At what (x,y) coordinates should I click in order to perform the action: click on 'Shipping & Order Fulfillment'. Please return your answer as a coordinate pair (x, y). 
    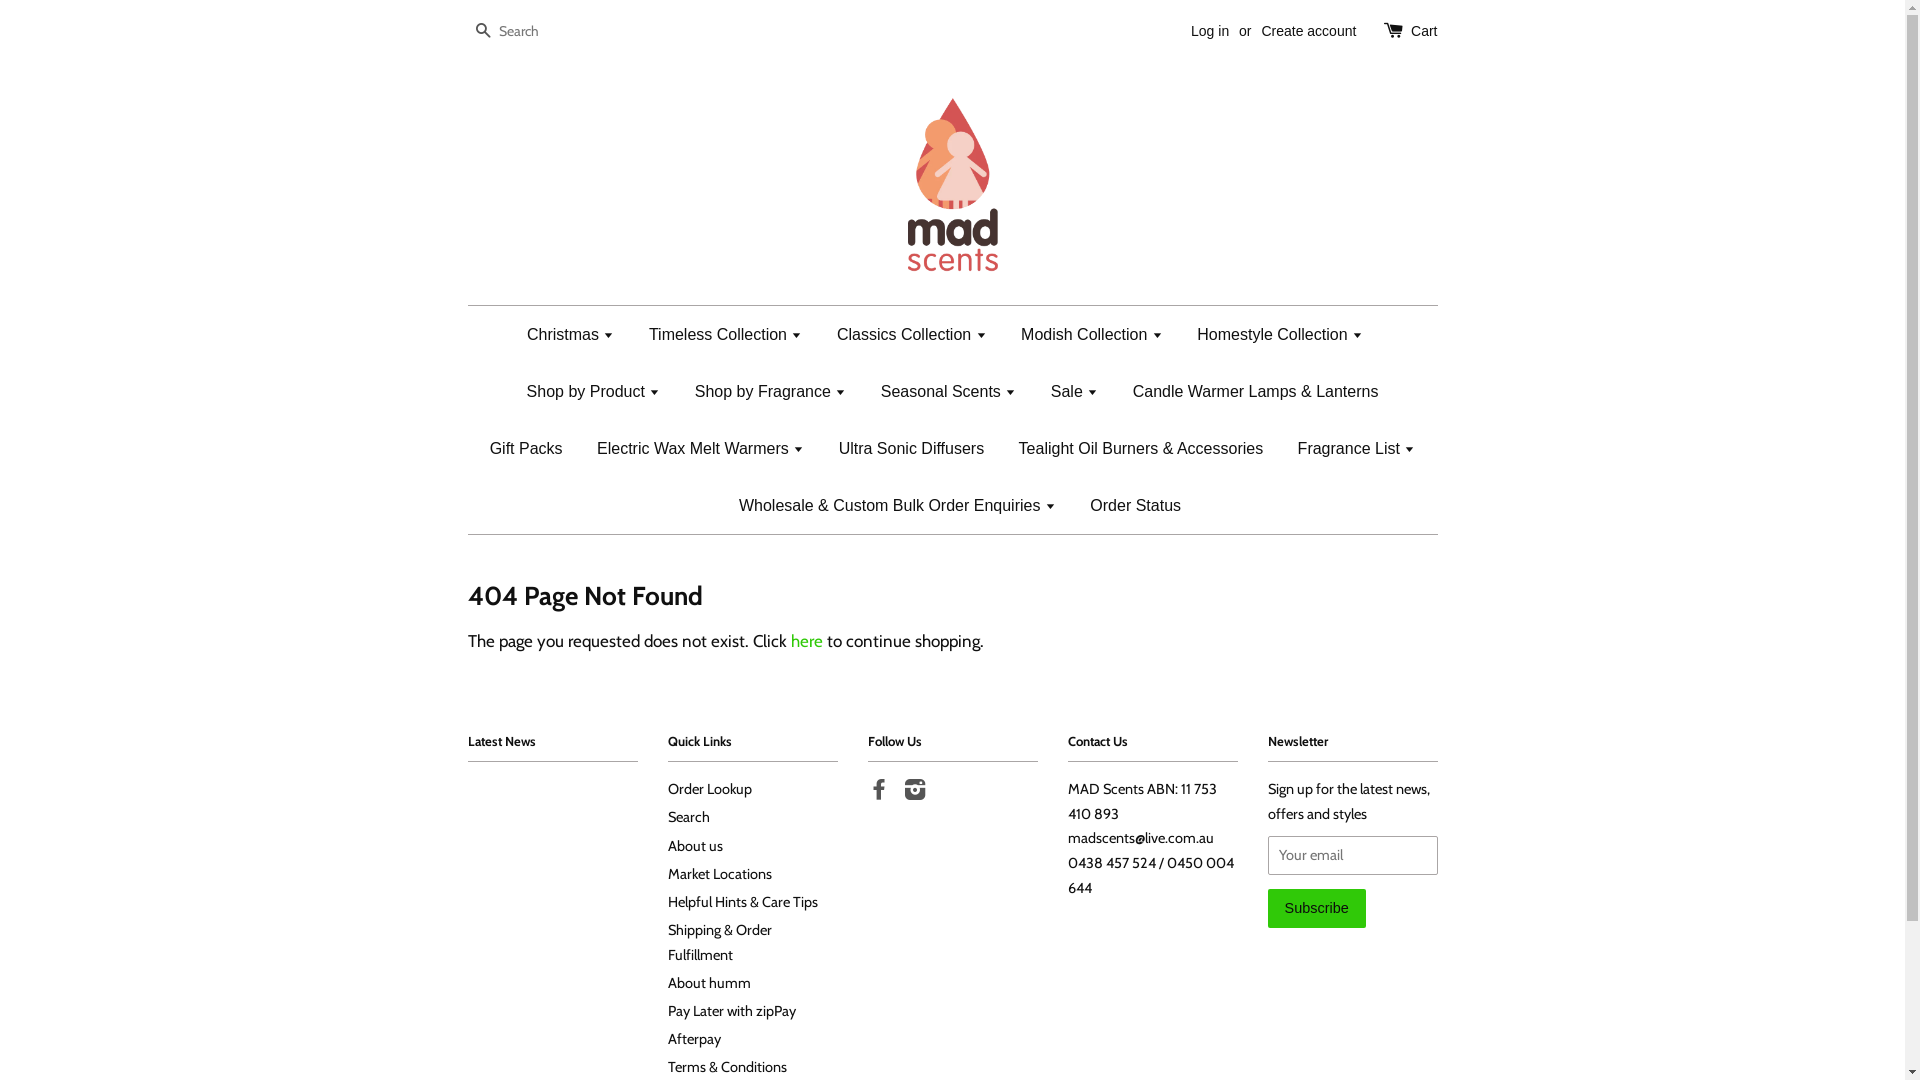
    Looking at the image, I should click on (720, 942).